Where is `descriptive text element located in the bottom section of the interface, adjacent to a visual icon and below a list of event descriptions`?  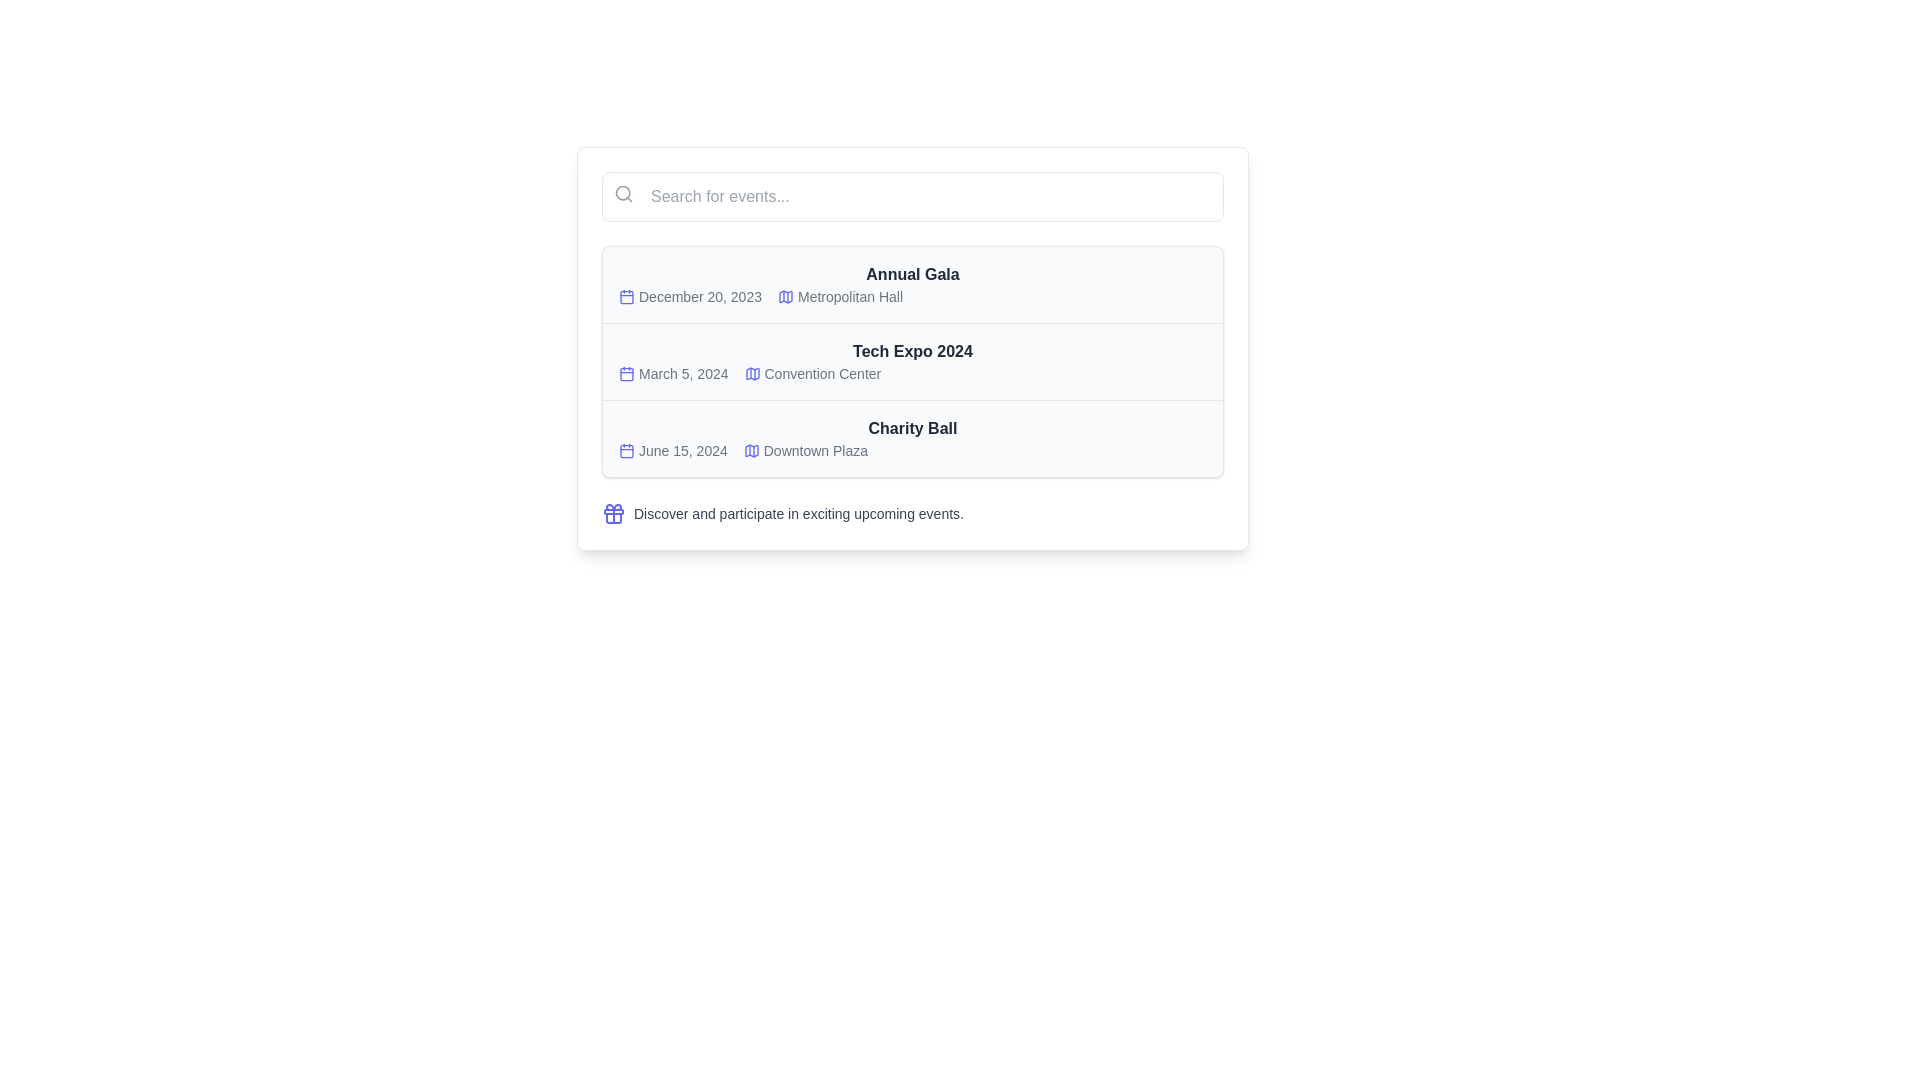 descriptive text element located in the bottom section of the interface, adjacent to a visual icon and below a list of event descriptions is located at coordinates (797, 512).